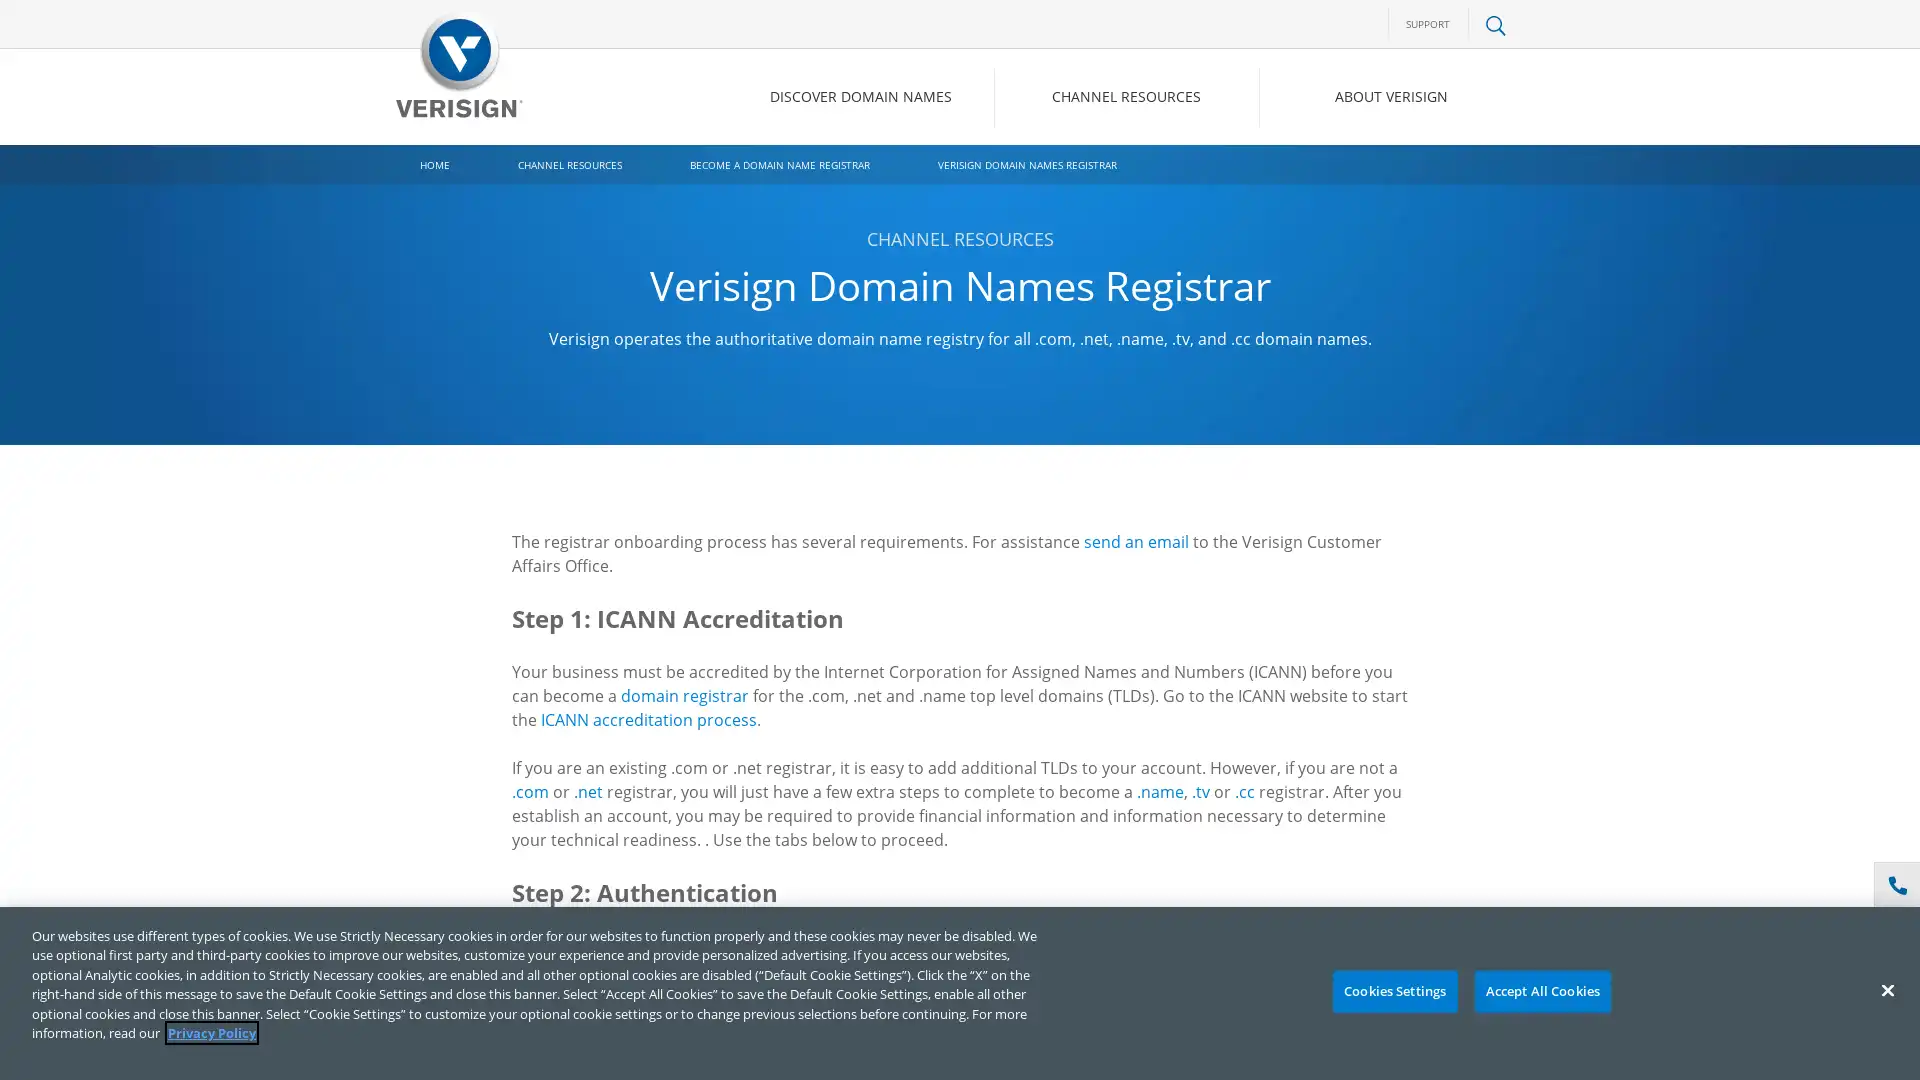 The height and width of the screenshot is (1080, 1920). Describe the element at coordinates (1393, 991) in the screenshot. I see `Cookies Settings` at that location.